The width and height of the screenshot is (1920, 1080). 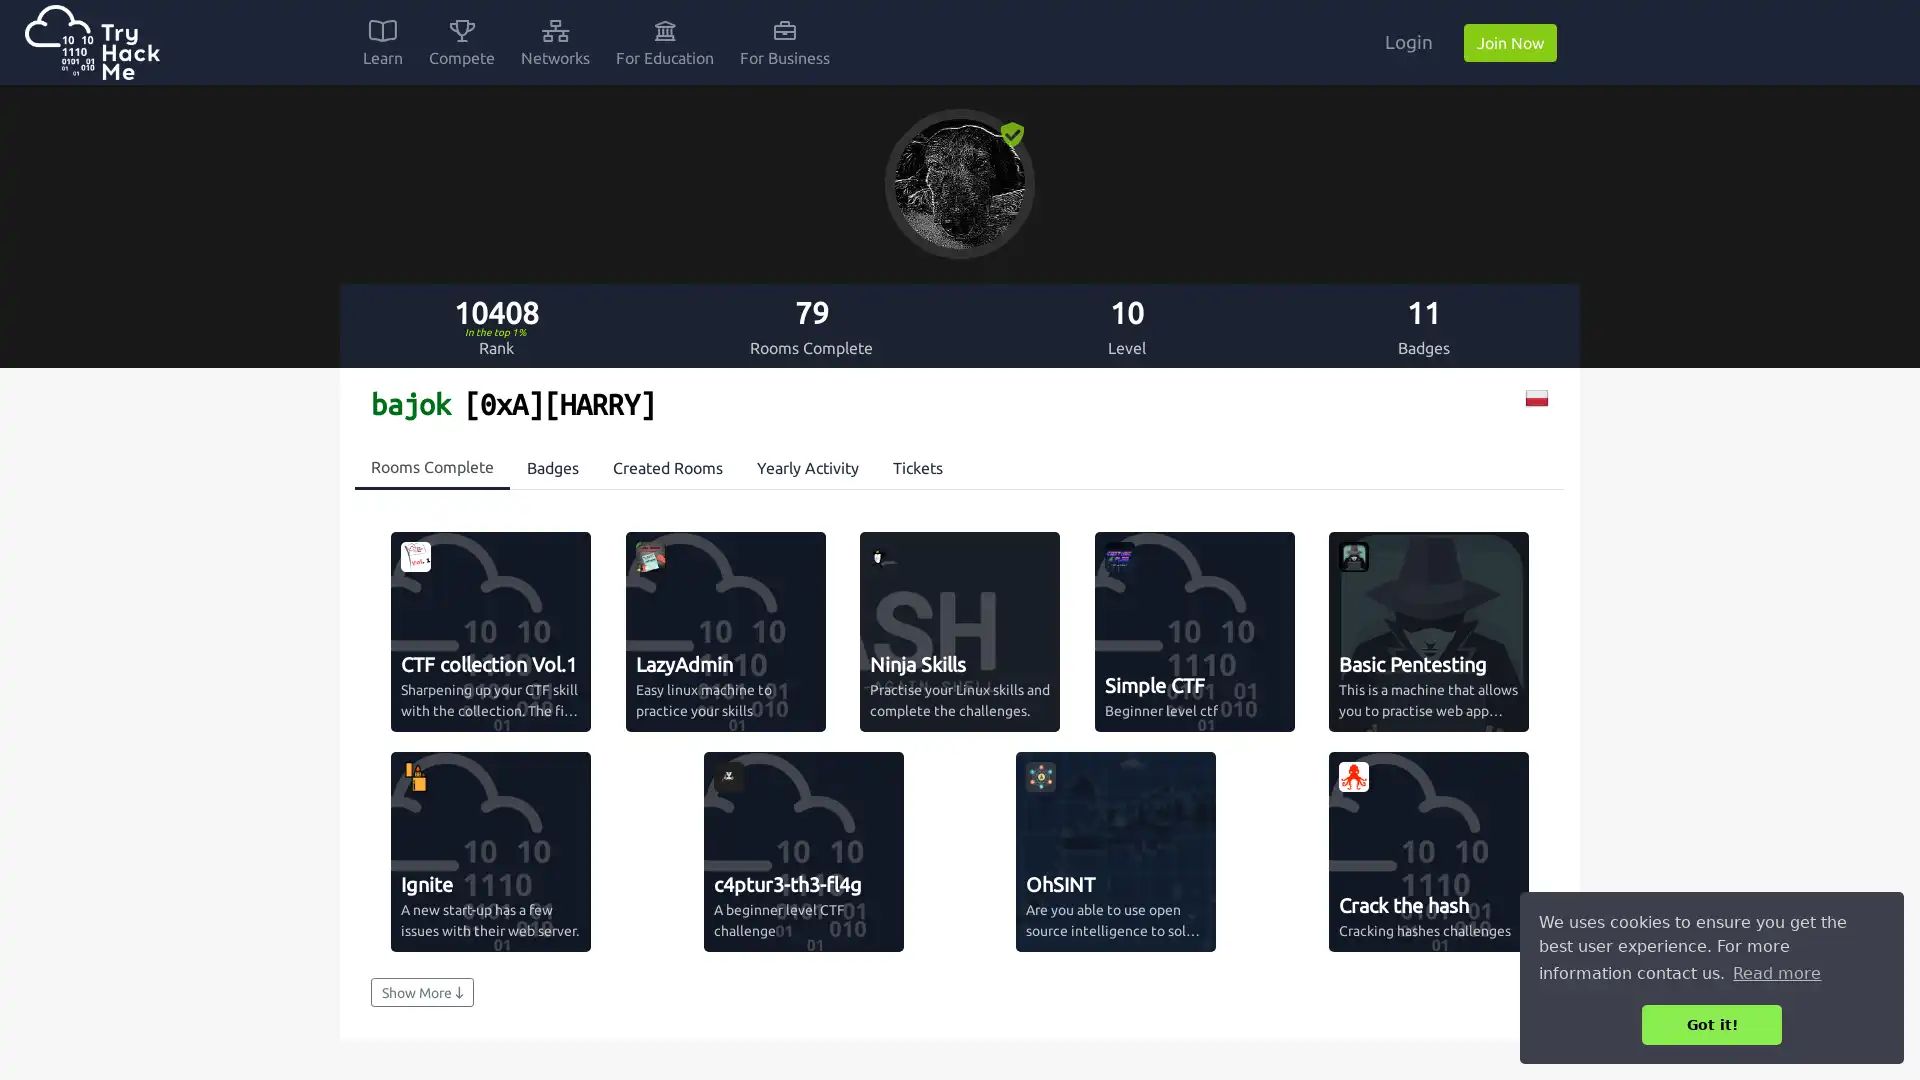 What do you see at coordinates (1776, 972) in the screenshot?
I see `learn more about cookies` at bounding box center [1776, 972].